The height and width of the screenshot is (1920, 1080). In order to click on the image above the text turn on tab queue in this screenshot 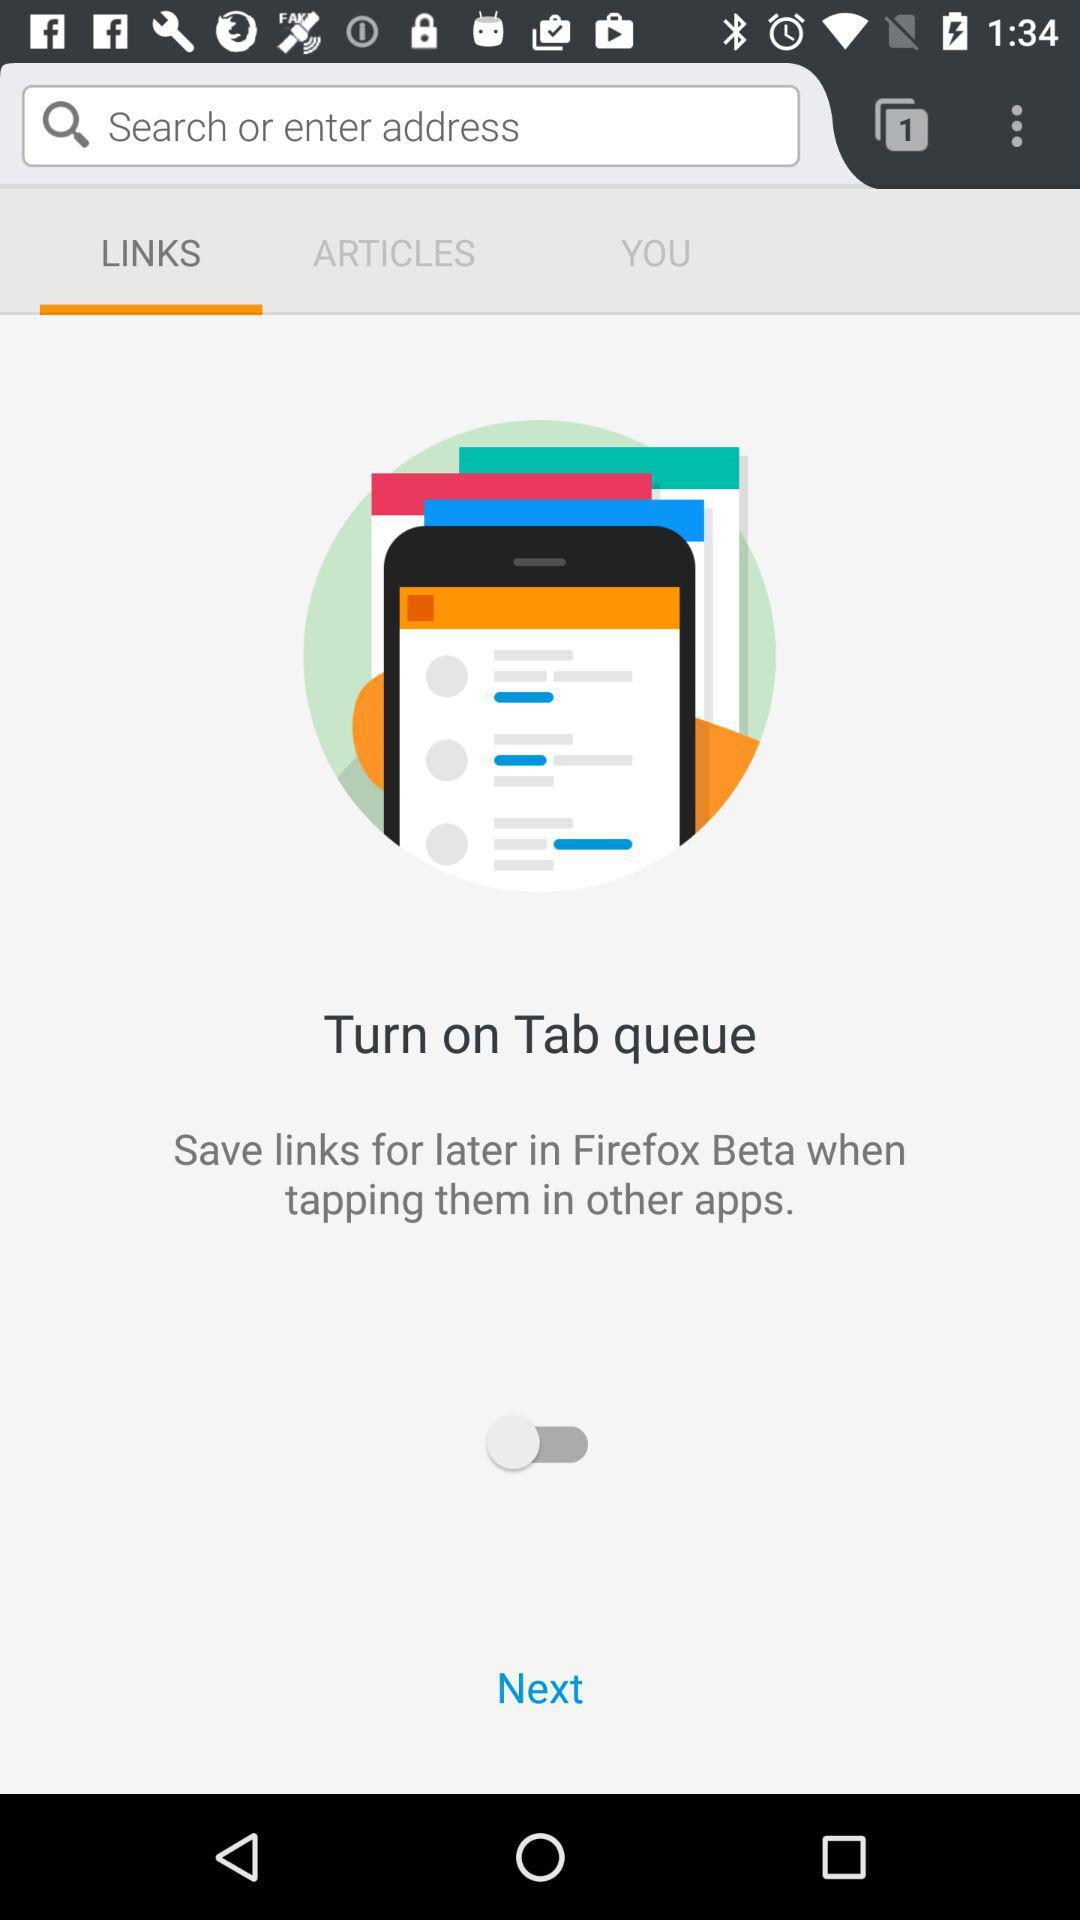, I will do `click(800, 488)`.